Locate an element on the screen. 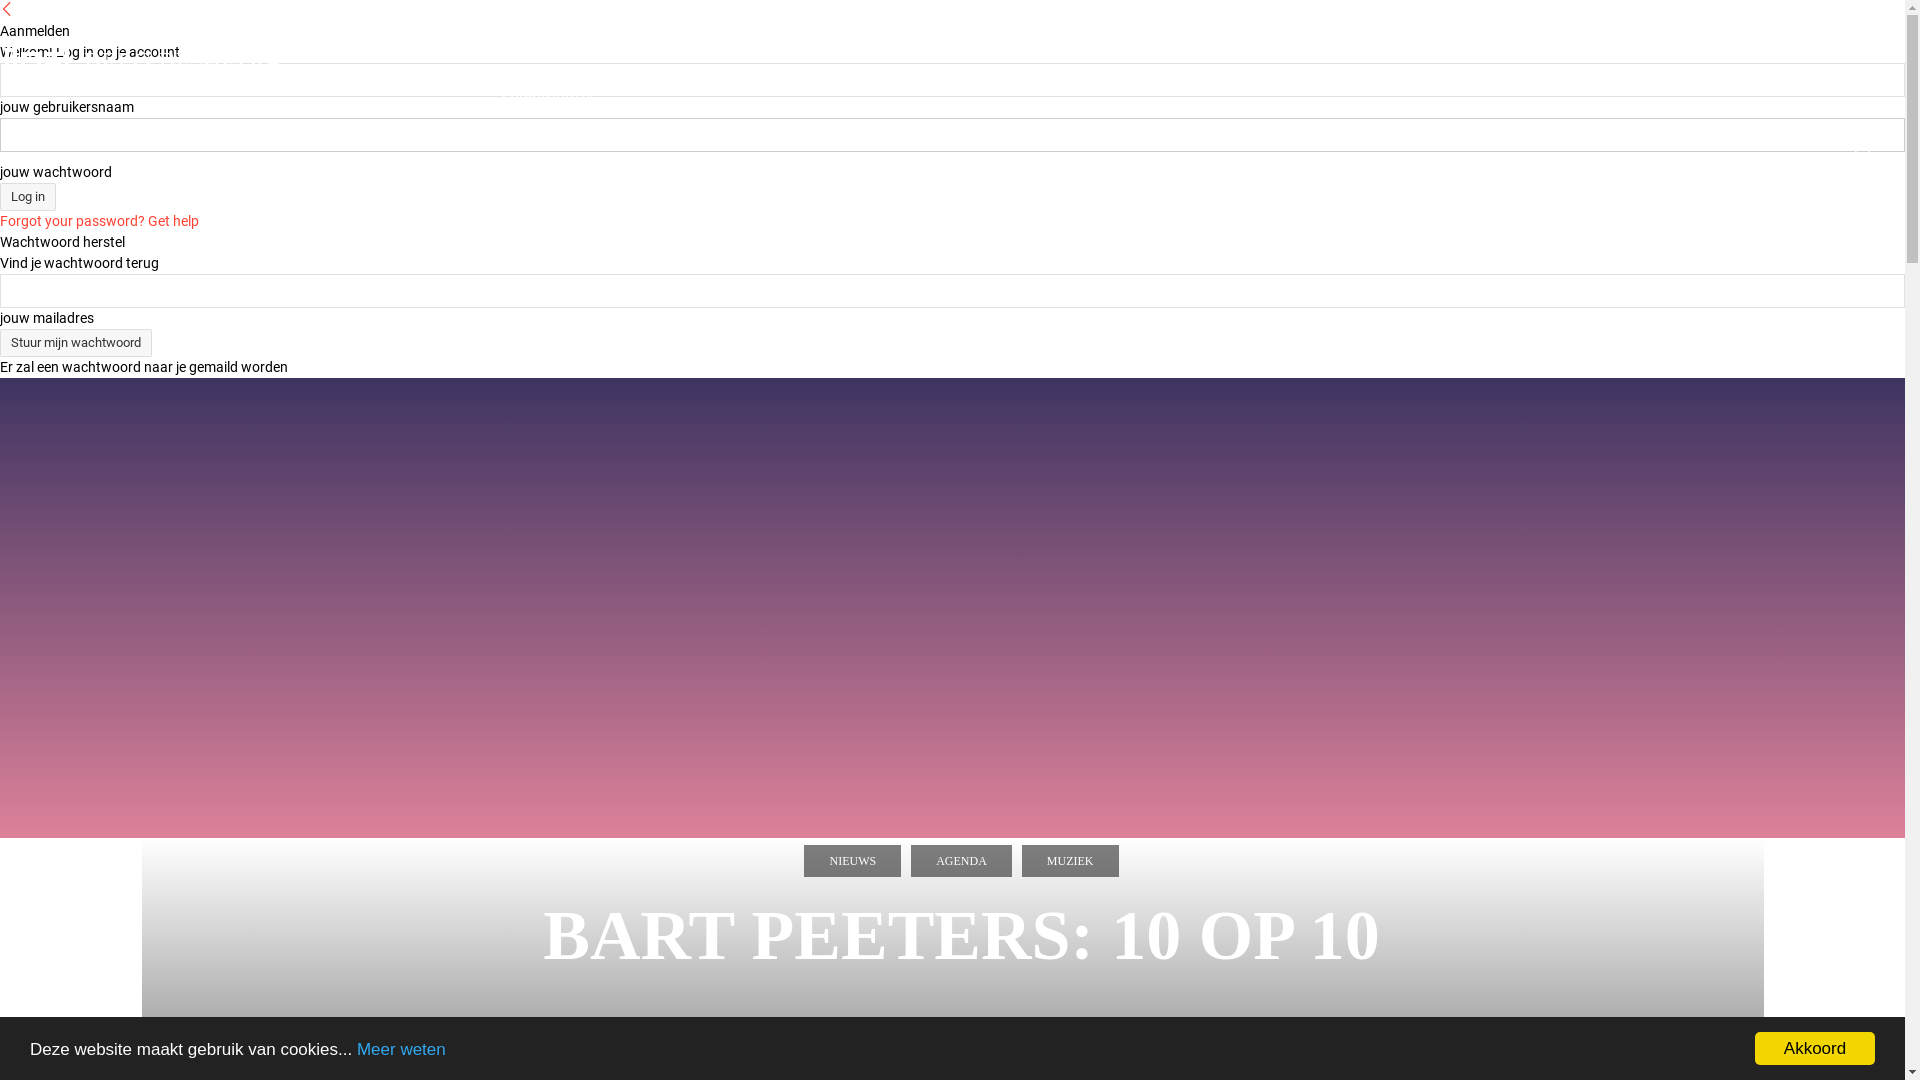 Image resolution: width=1920 pixels, height=1080 pixels. 'NIEUWS' is located at coordinates (852, 859).